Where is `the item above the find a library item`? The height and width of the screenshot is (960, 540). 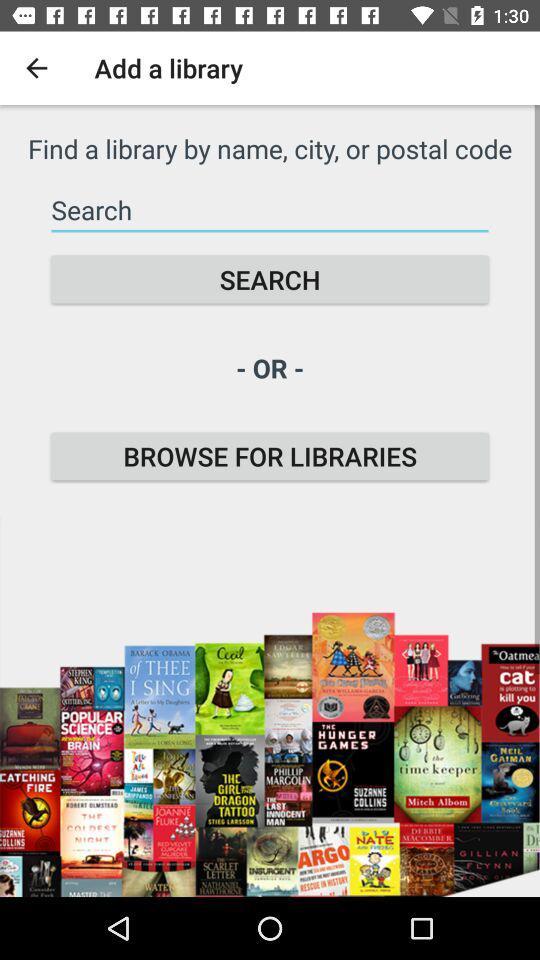
the item above the find a library item is located at coordinates (36, 68).